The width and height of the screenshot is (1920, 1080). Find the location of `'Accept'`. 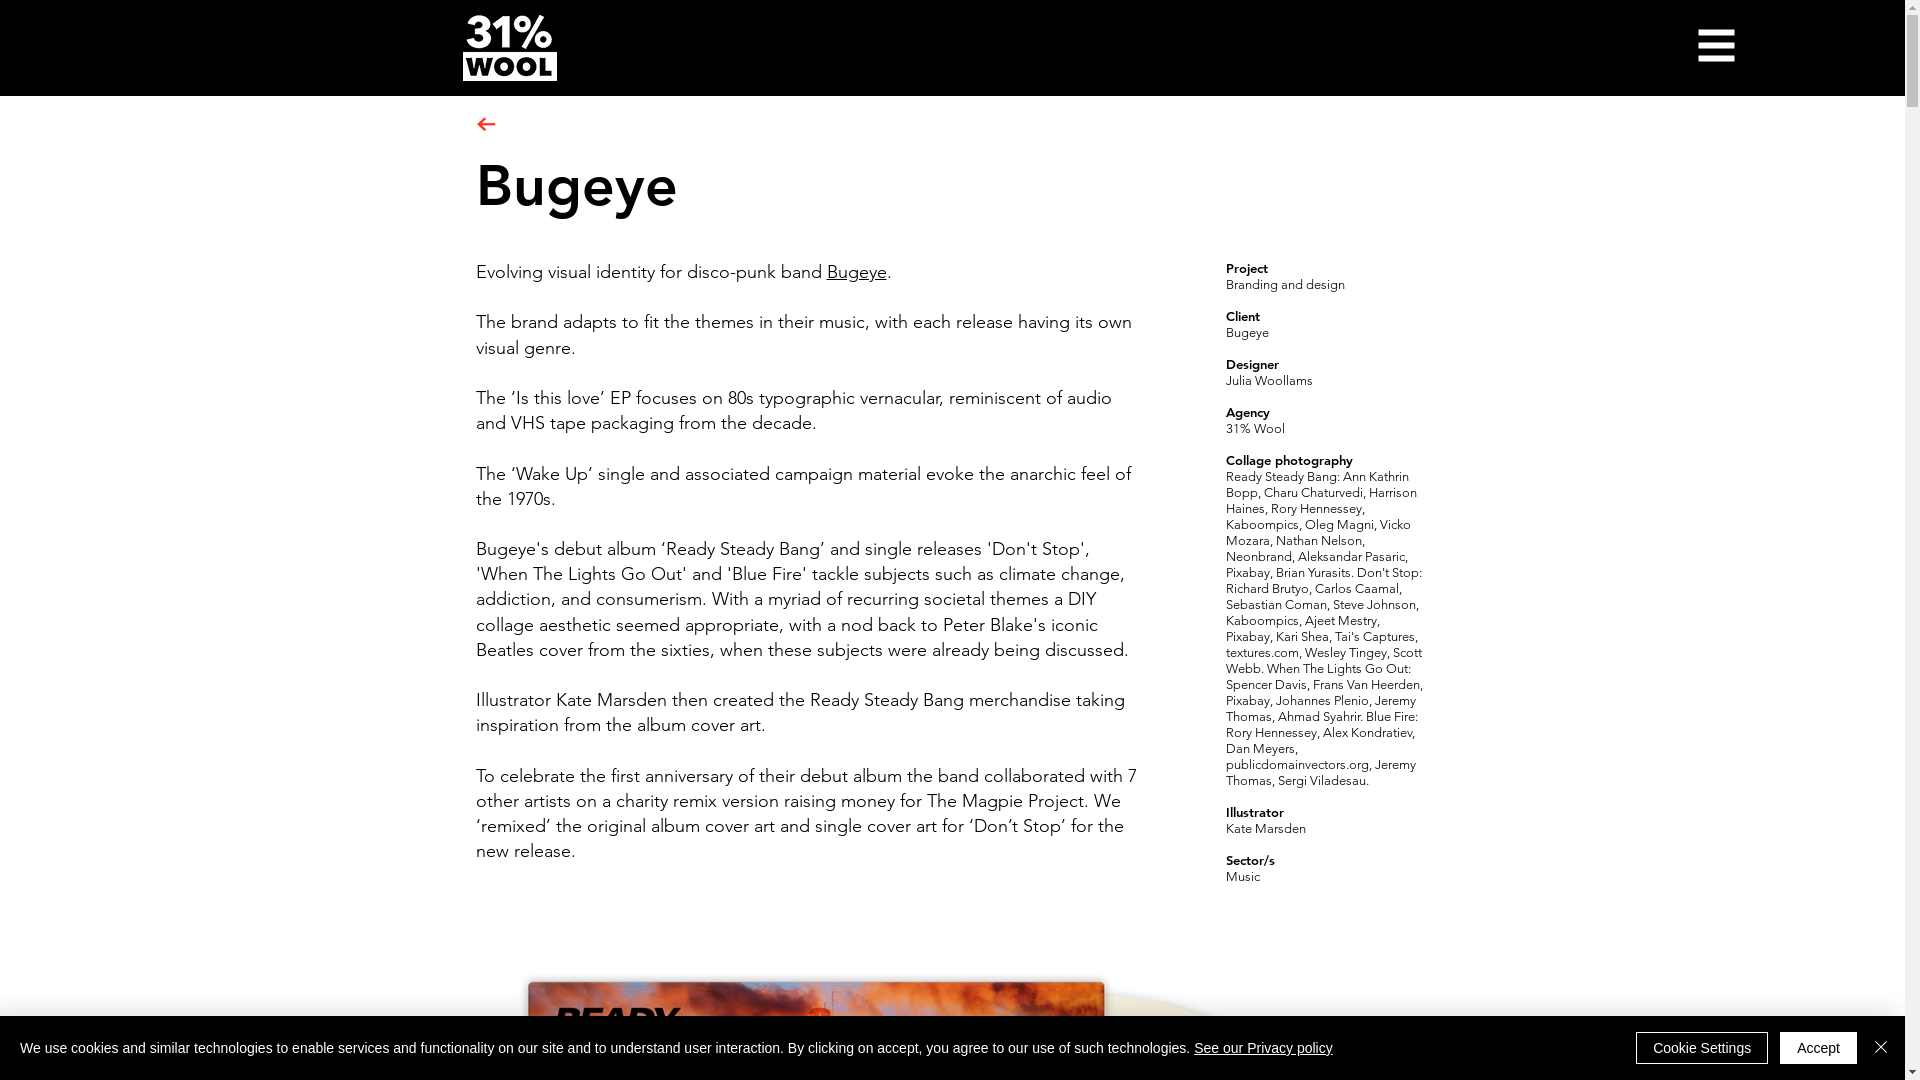

'Accept' is located at coordinates (1818, 1047).